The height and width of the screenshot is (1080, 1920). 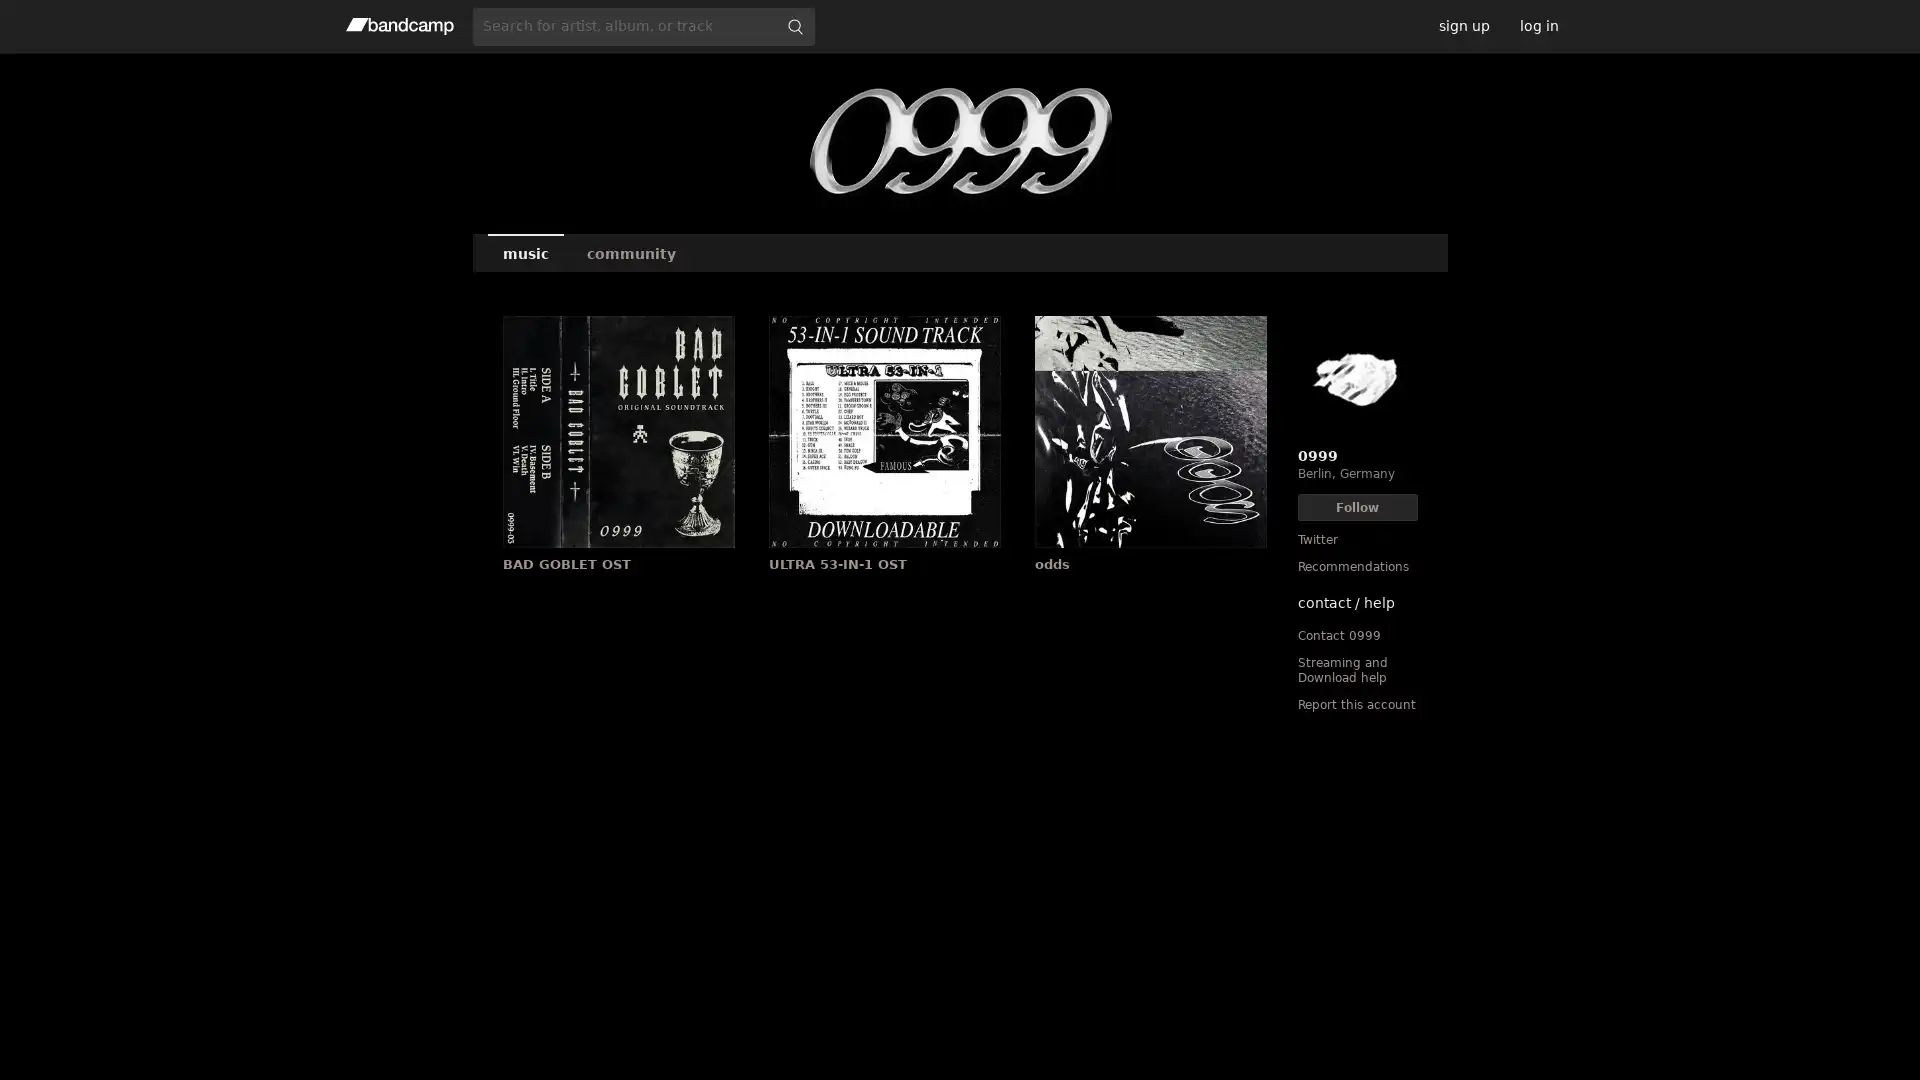 What do you see at coordinates (1357, 506) in the screenshot?
I see `Follow` at bounding box center [1357, 506].